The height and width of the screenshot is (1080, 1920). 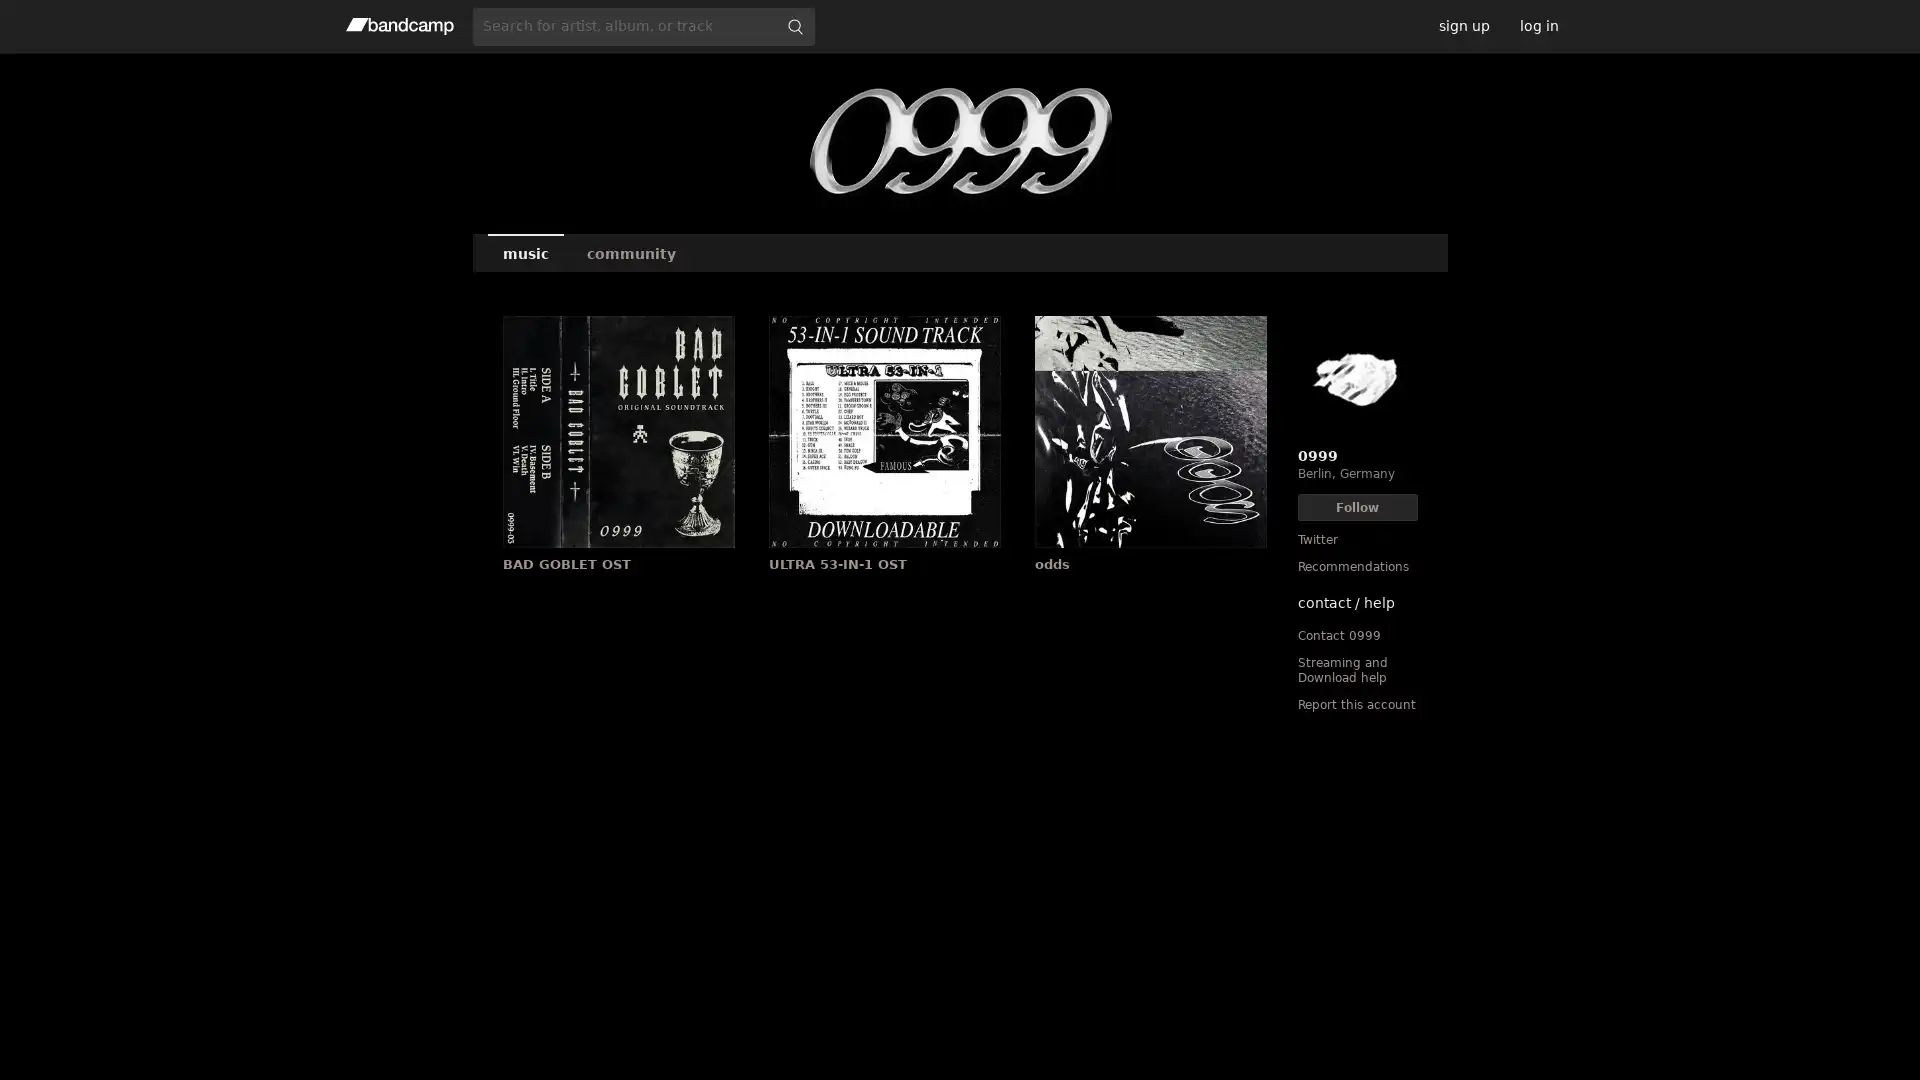 What do you see at coordinates (1357, 506) in the screenshot?
I see `Follow` at bounding box center [1357, 506].